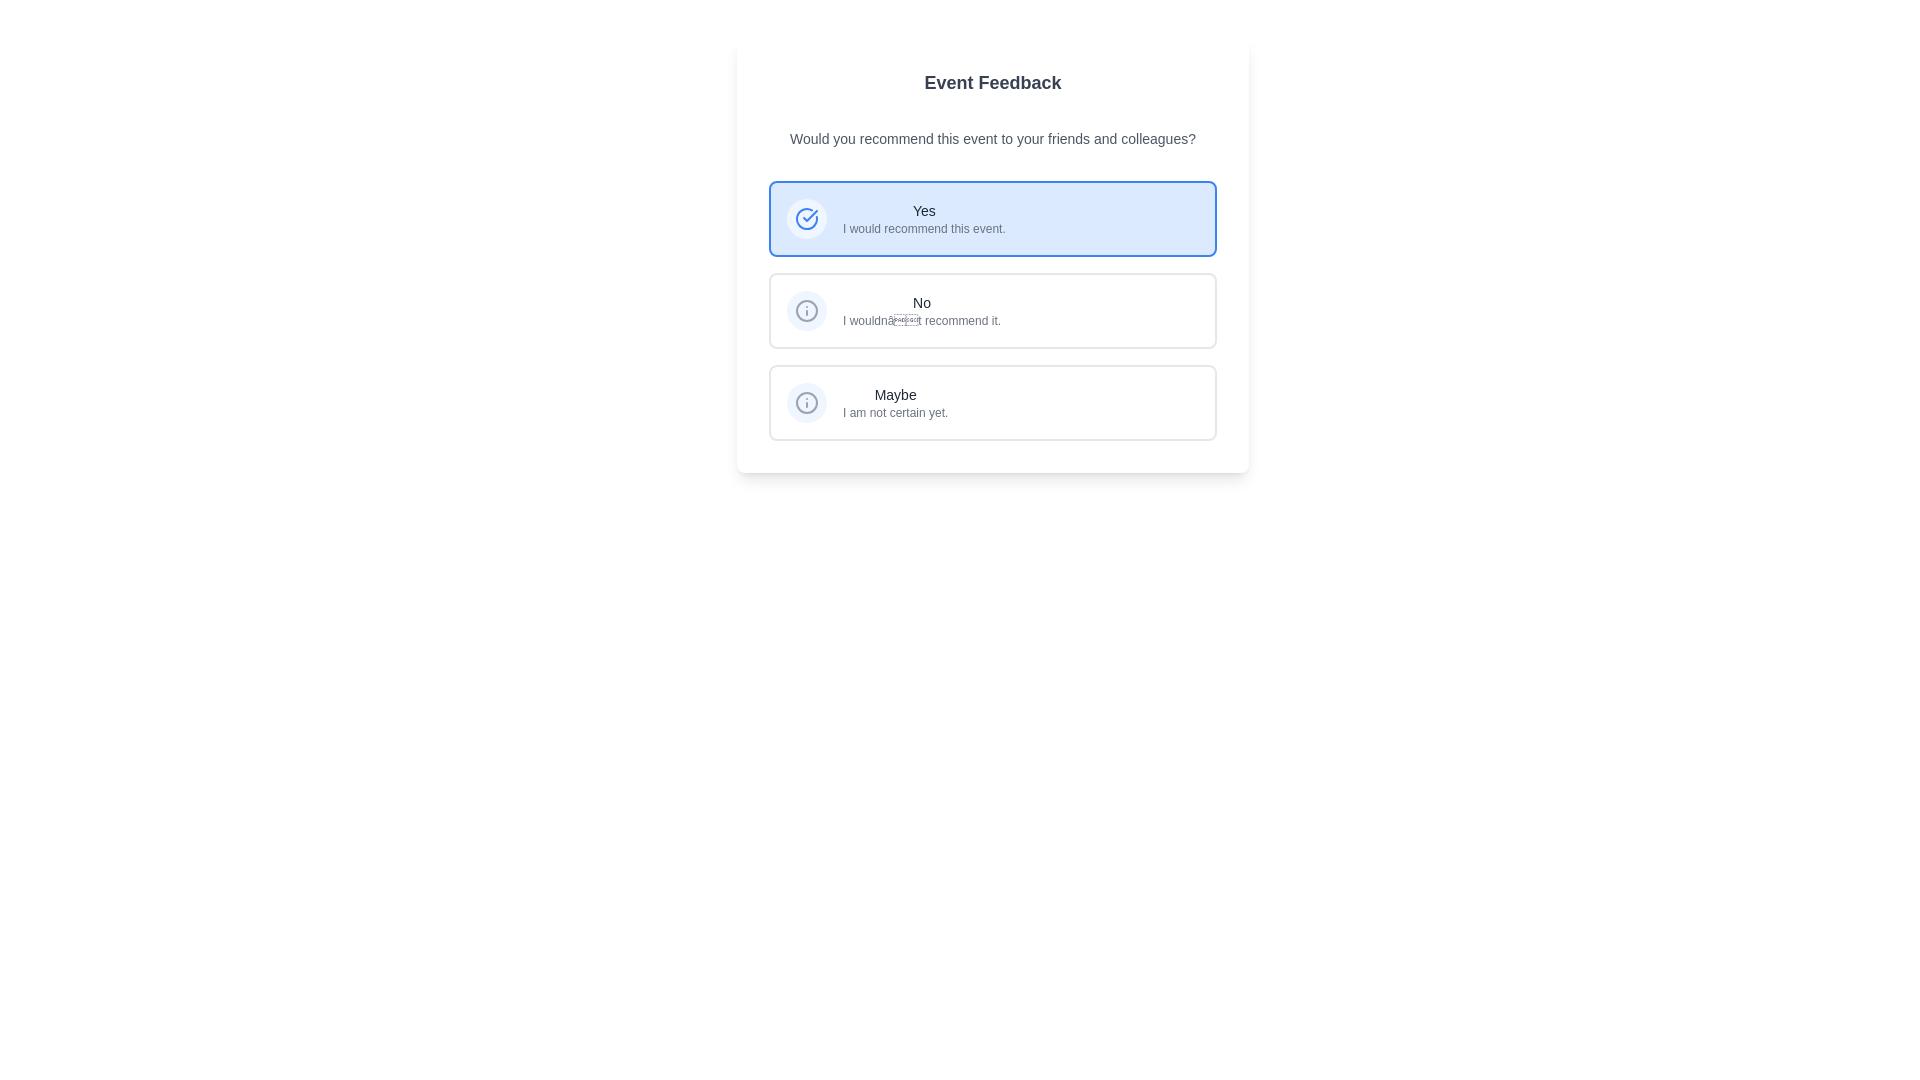 The height and width of the screenshot is (1080, 1920). I want to click on the text label stating "I am not certain yet." which is positioned below the larger text "Maybe" as part of the feedback options, so click(894, 411).